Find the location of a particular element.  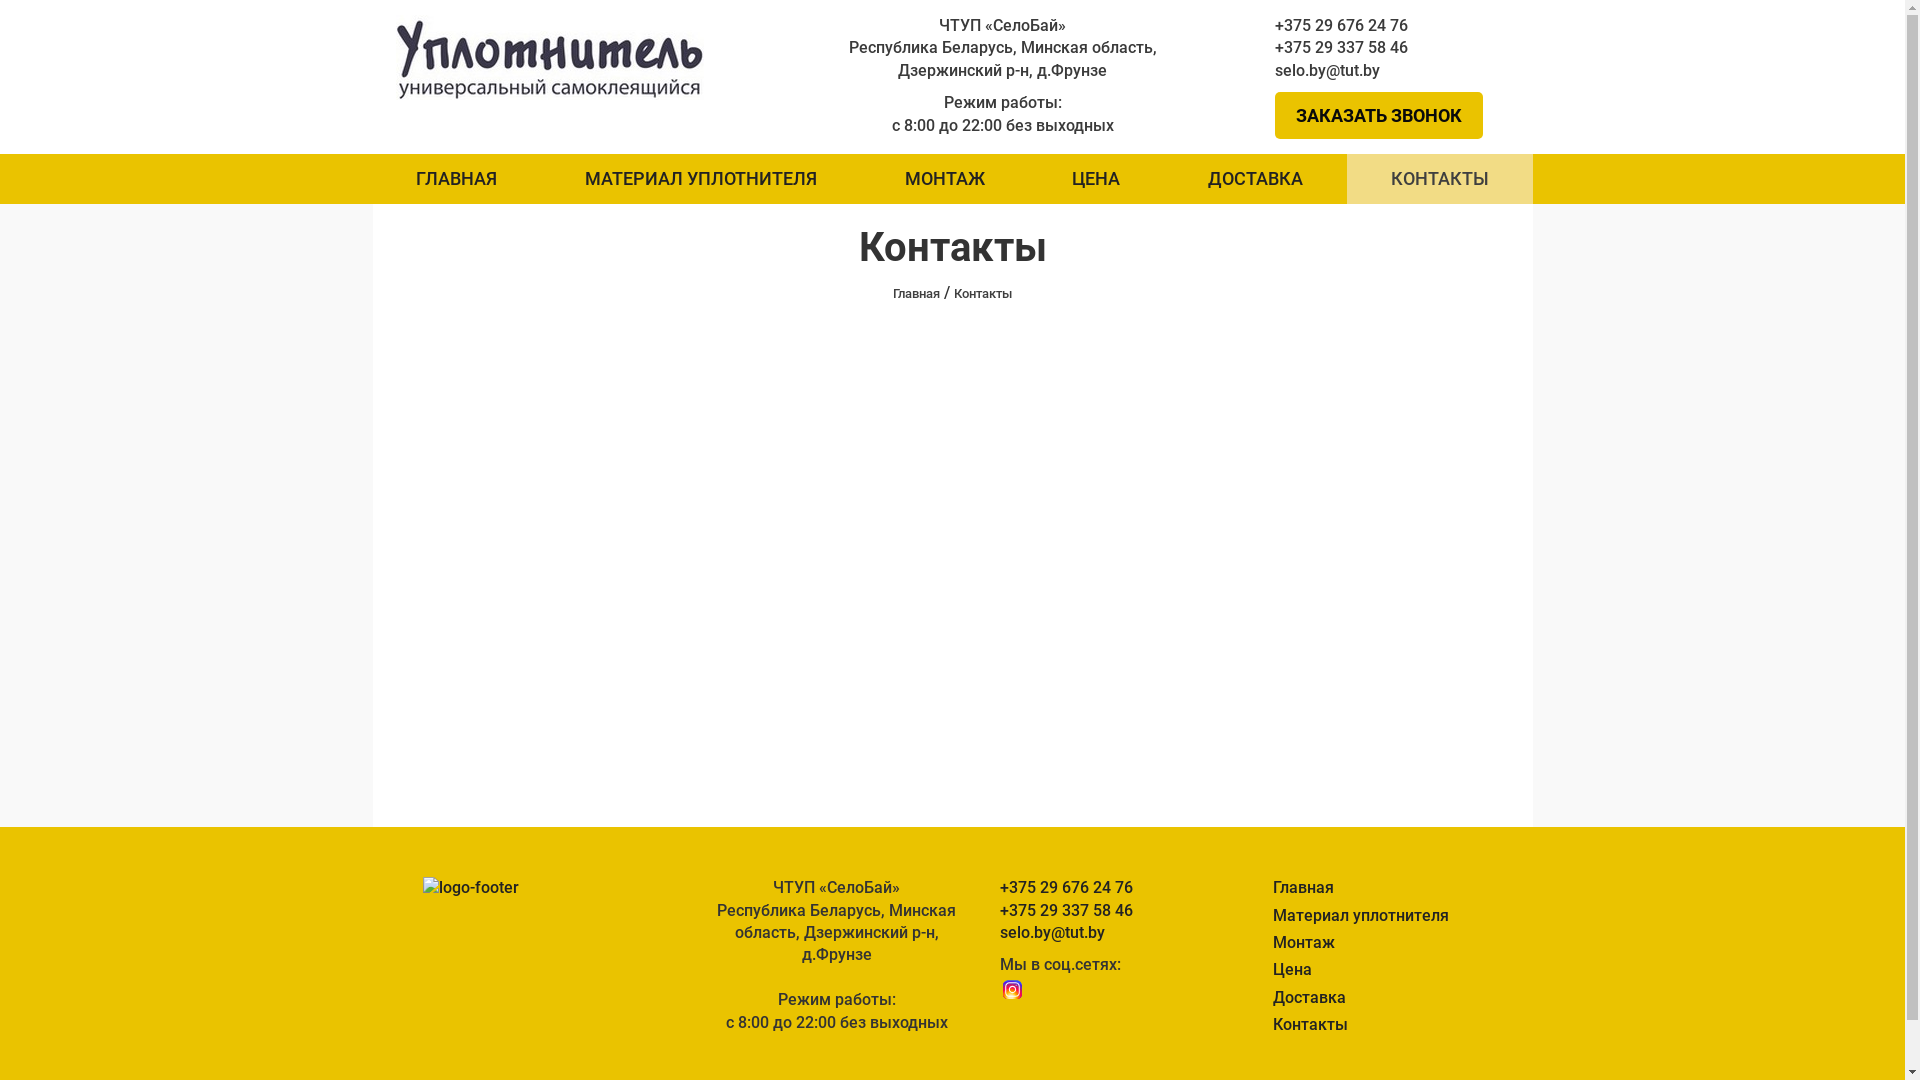

'+375 29 337 58 46' is located at coordinates (1391, 46).